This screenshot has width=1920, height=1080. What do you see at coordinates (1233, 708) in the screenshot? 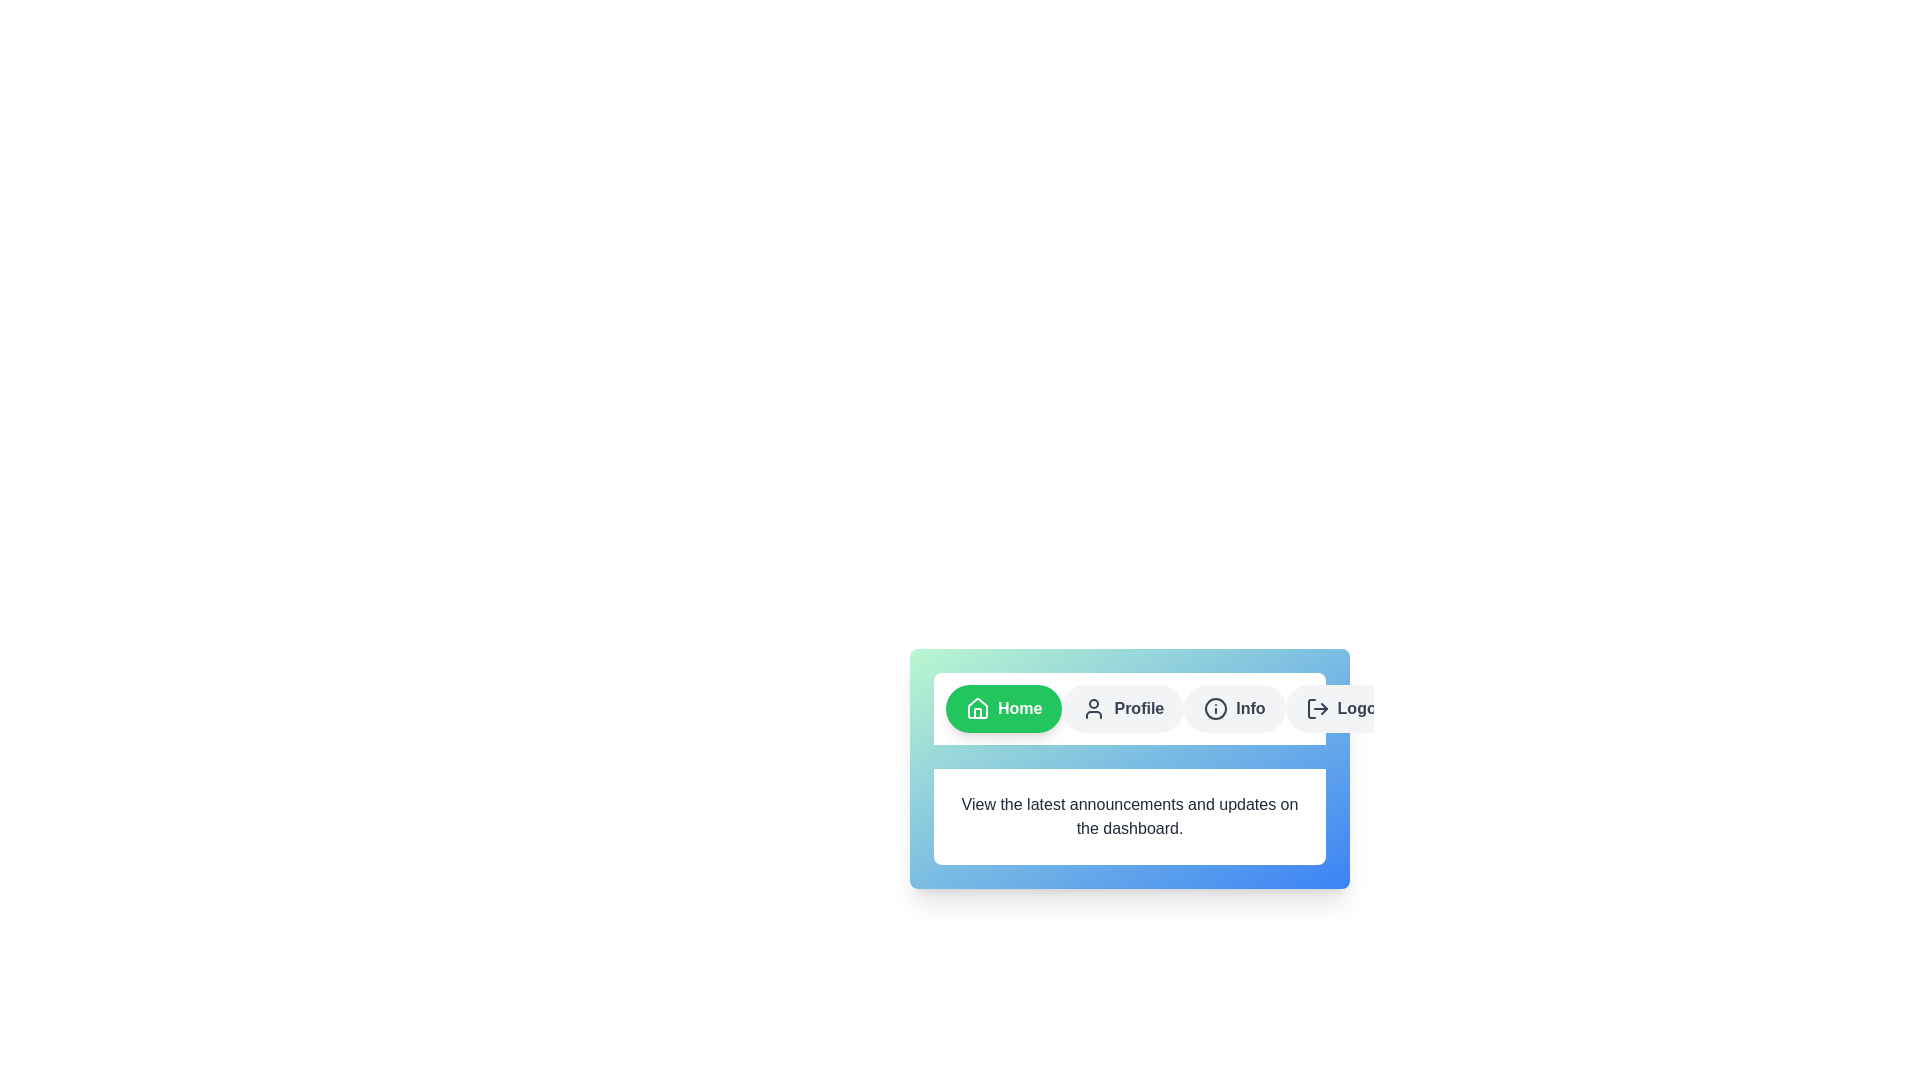
I see `the 'Info' button, which is a rounded rectangular button with a light gray background and dark text, located between the 'Profile' and 'Logout' buttons in the top center menu` at bounding box center [1233, 708].